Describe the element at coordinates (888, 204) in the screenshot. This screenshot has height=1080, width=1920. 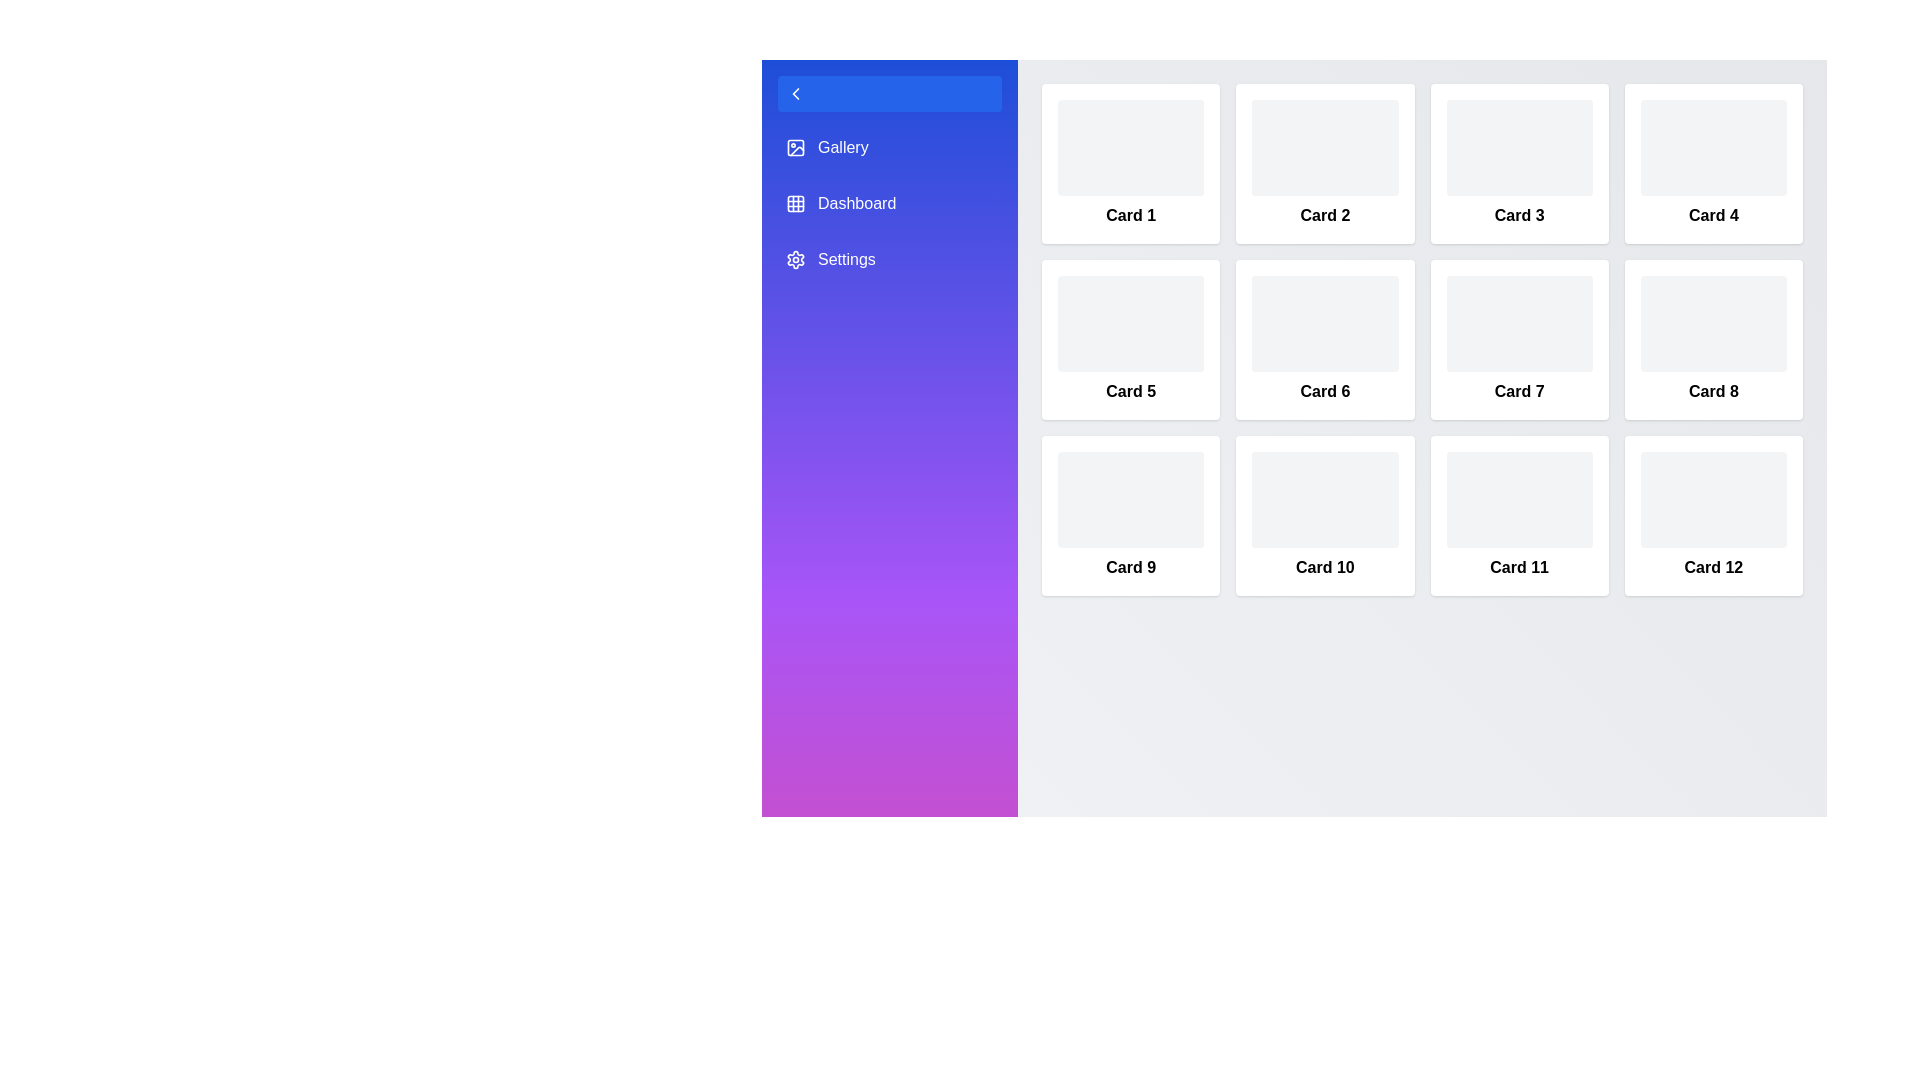
I see `the sidebar item labeled Dashboard` at that location.